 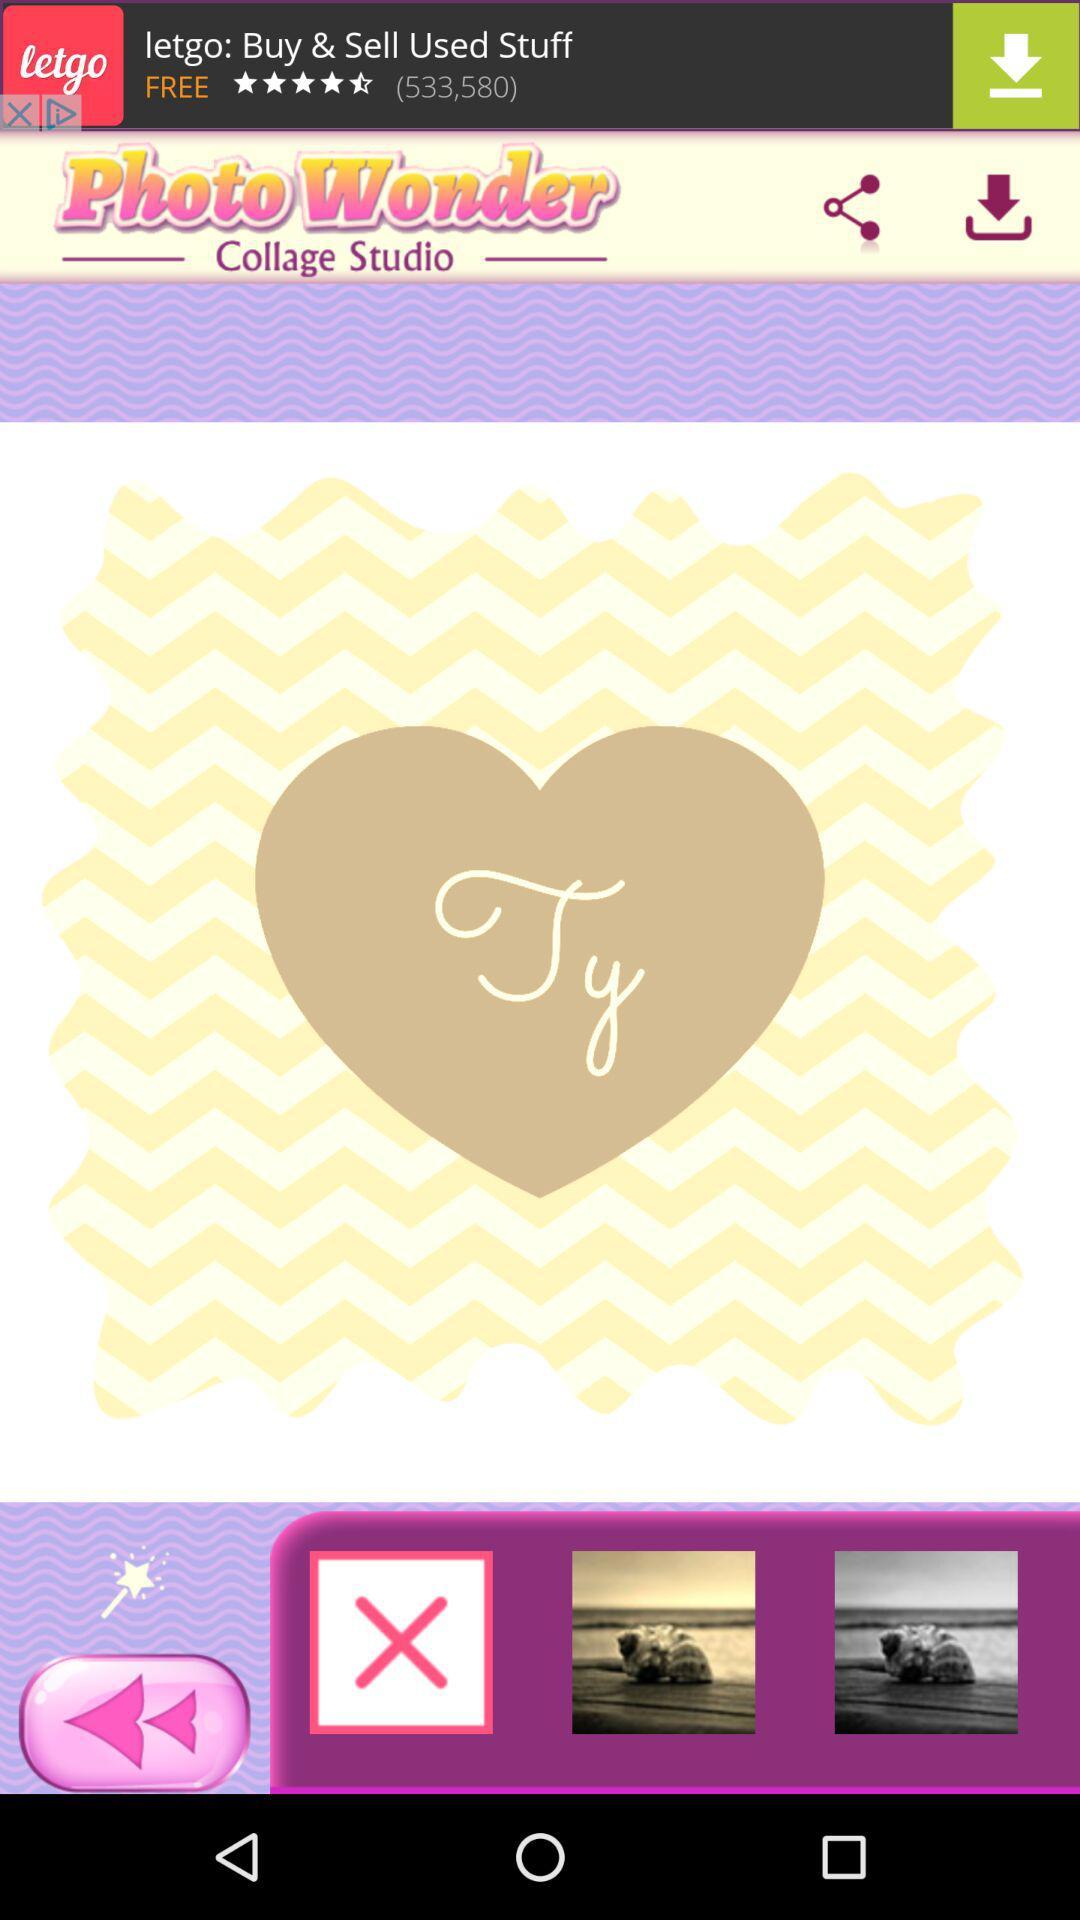 What do you see at coordinates (851, 207) in the screenshot?
I see `share the article` at bounding box center [851, 207].